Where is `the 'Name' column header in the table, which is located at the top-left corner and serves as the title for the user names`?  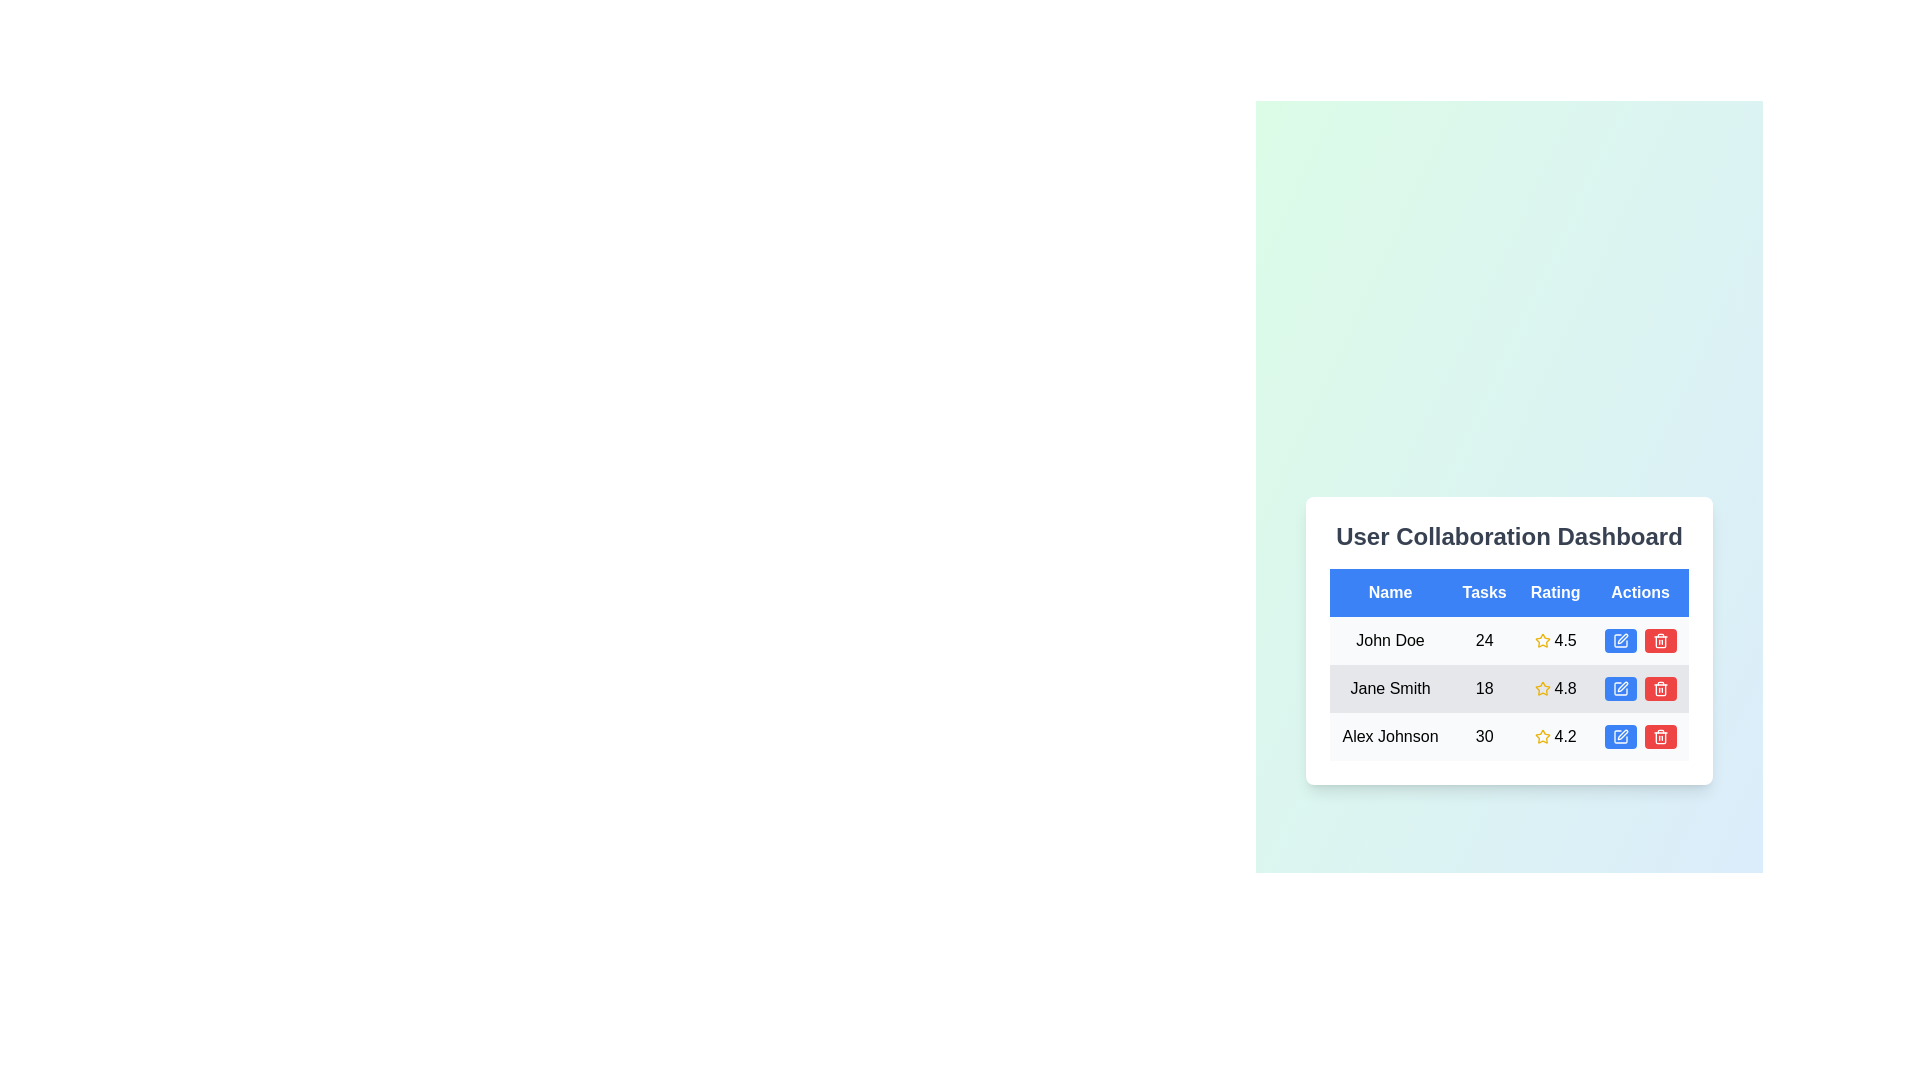 the 'Name' column header in the table, which is located at the top-left corner and serves as the title for the user names is located at coordinates (1389, 592).